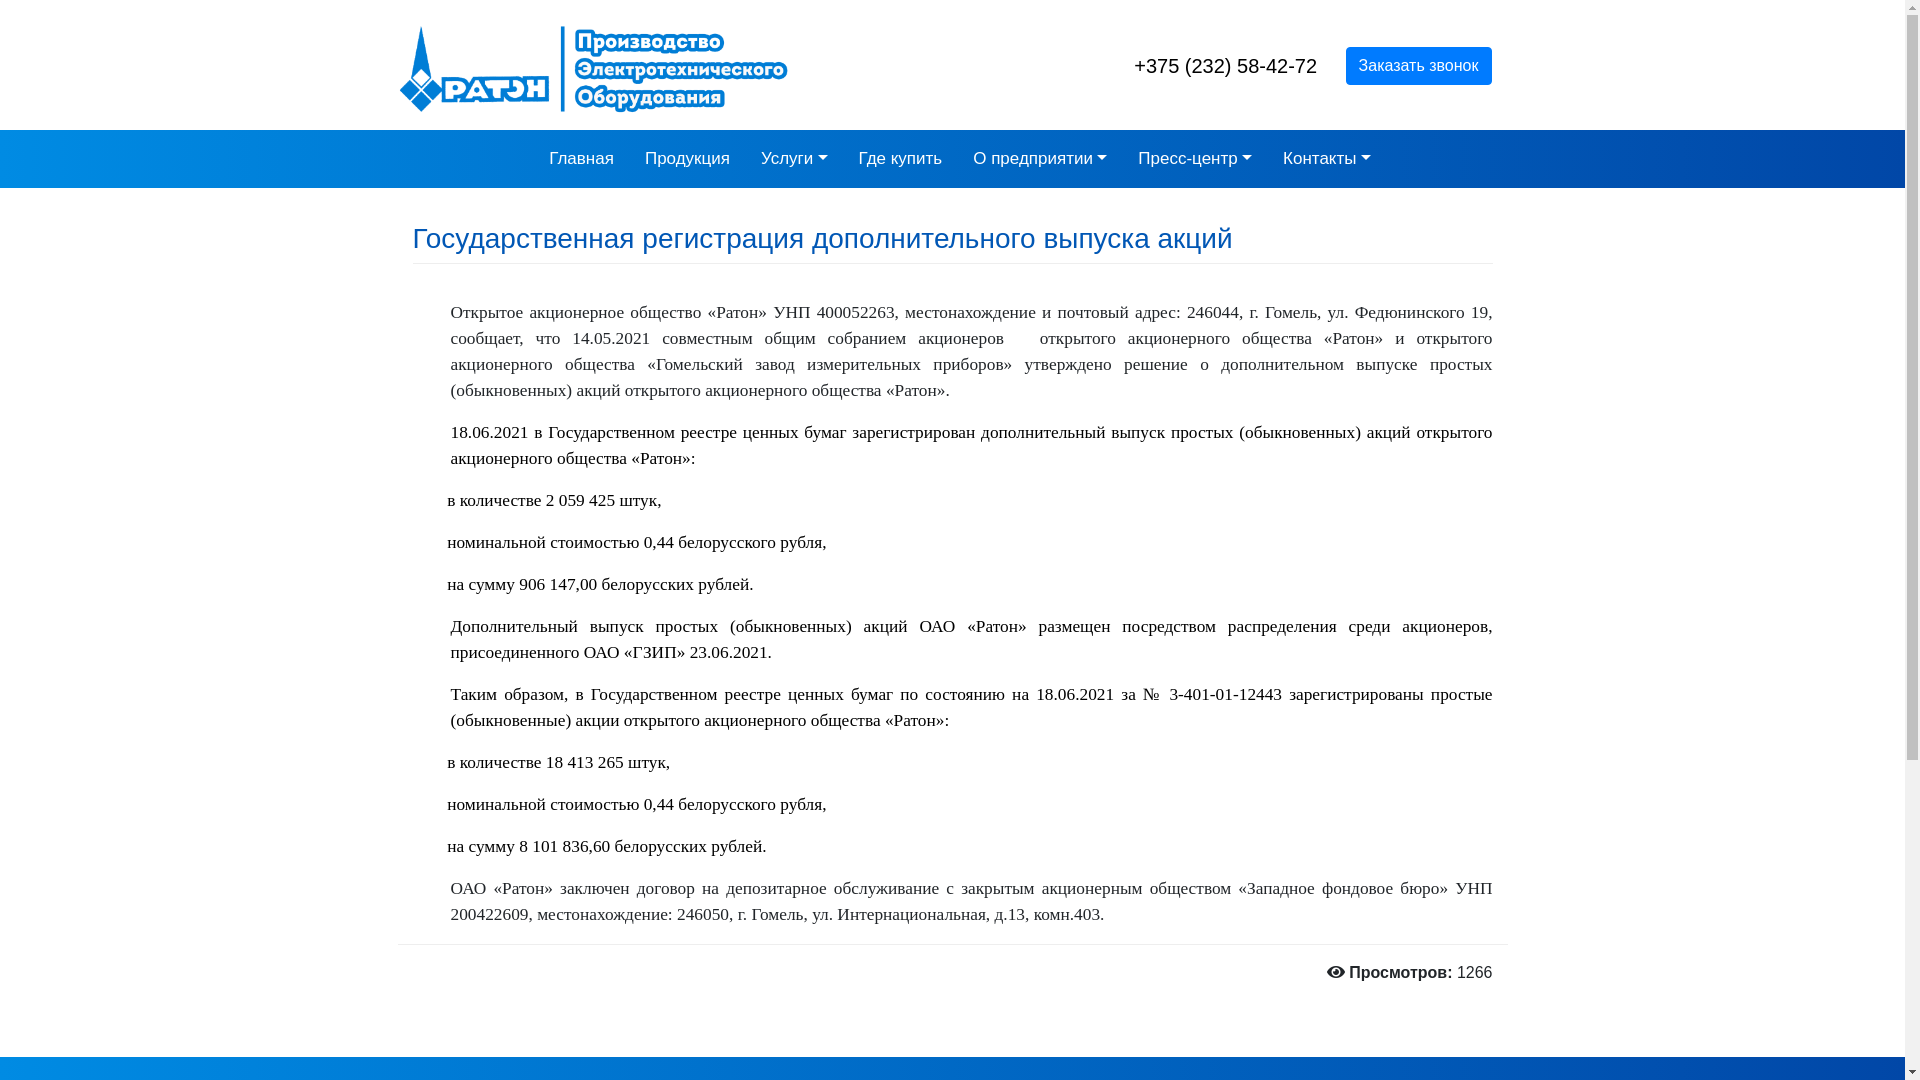 The image size is (1920, 1080). What do you see at coordinates (1224, 64) in the screenshot?
I see `'+375 (232) 58-42-72'` at bounding box center [1224, 64].